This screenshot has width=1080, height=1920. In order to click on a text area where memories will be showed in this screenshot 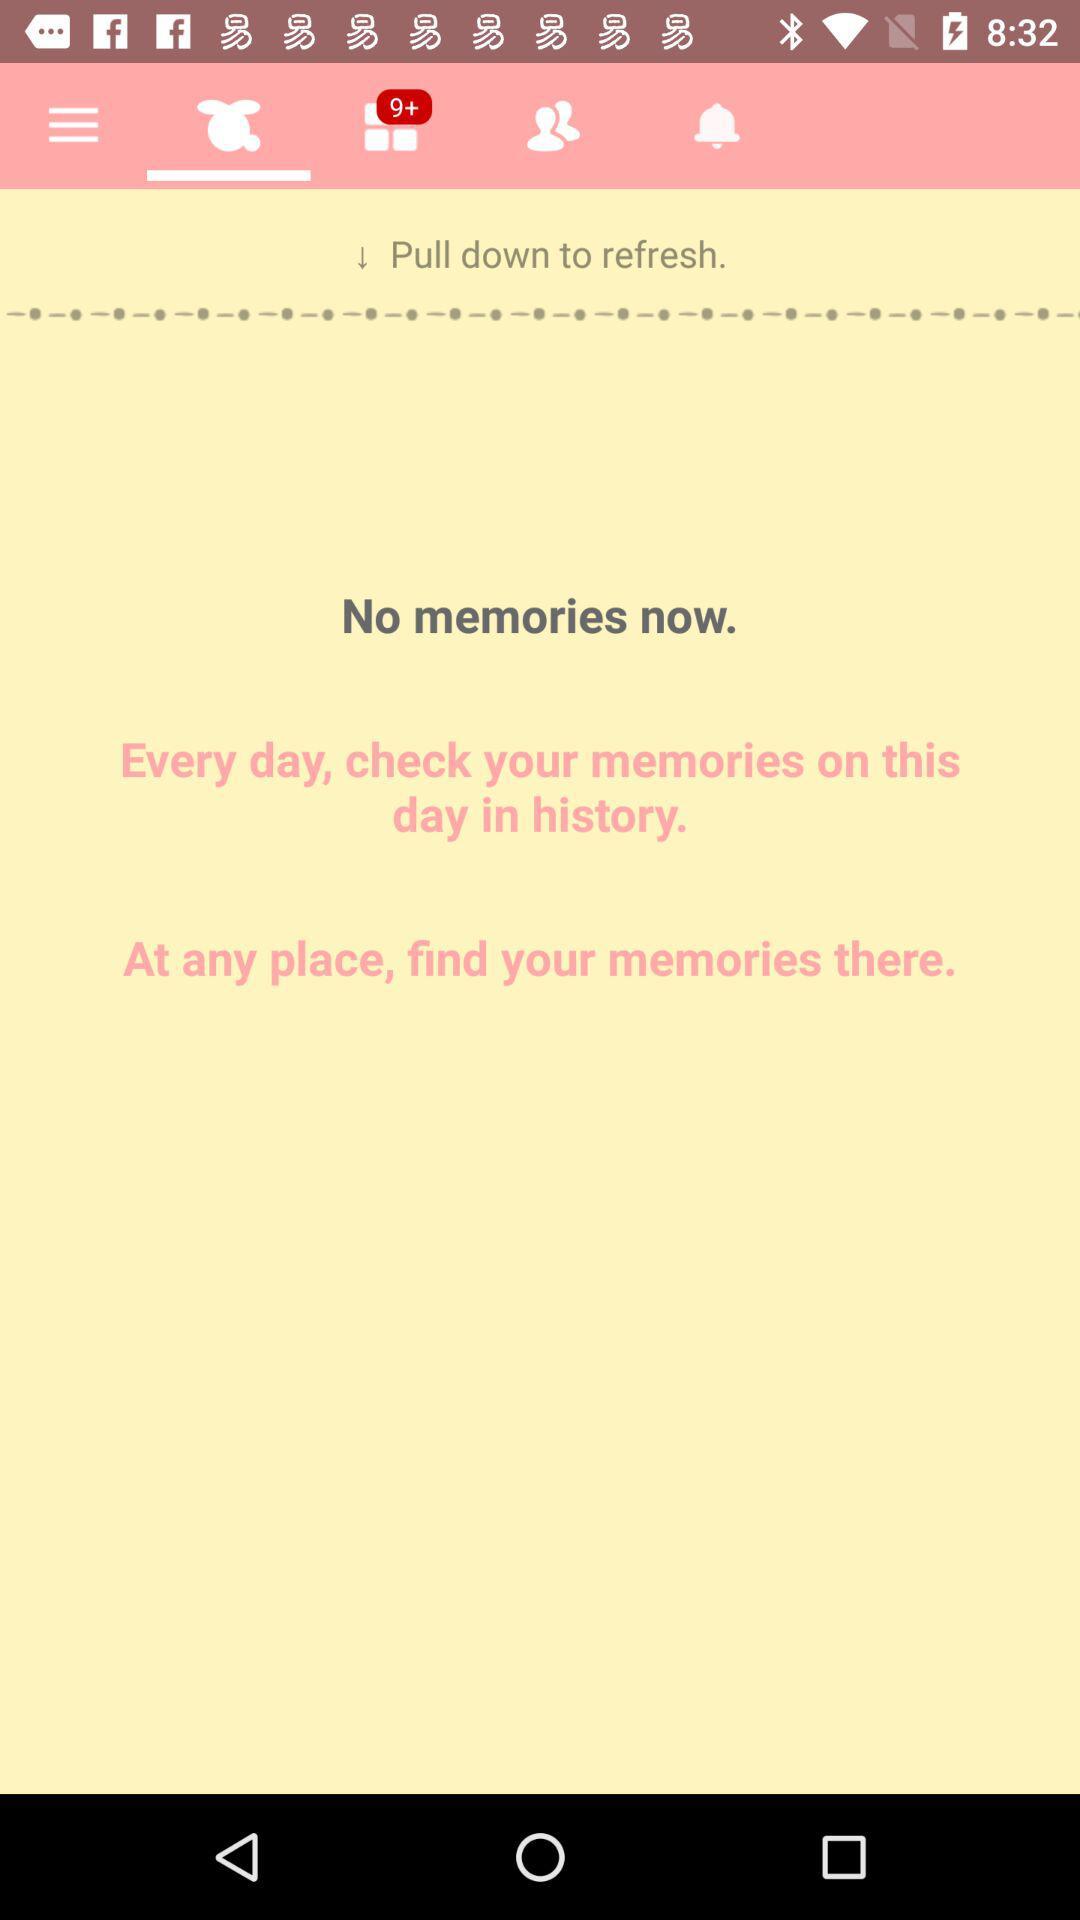, I will do `click(540, 991)`.